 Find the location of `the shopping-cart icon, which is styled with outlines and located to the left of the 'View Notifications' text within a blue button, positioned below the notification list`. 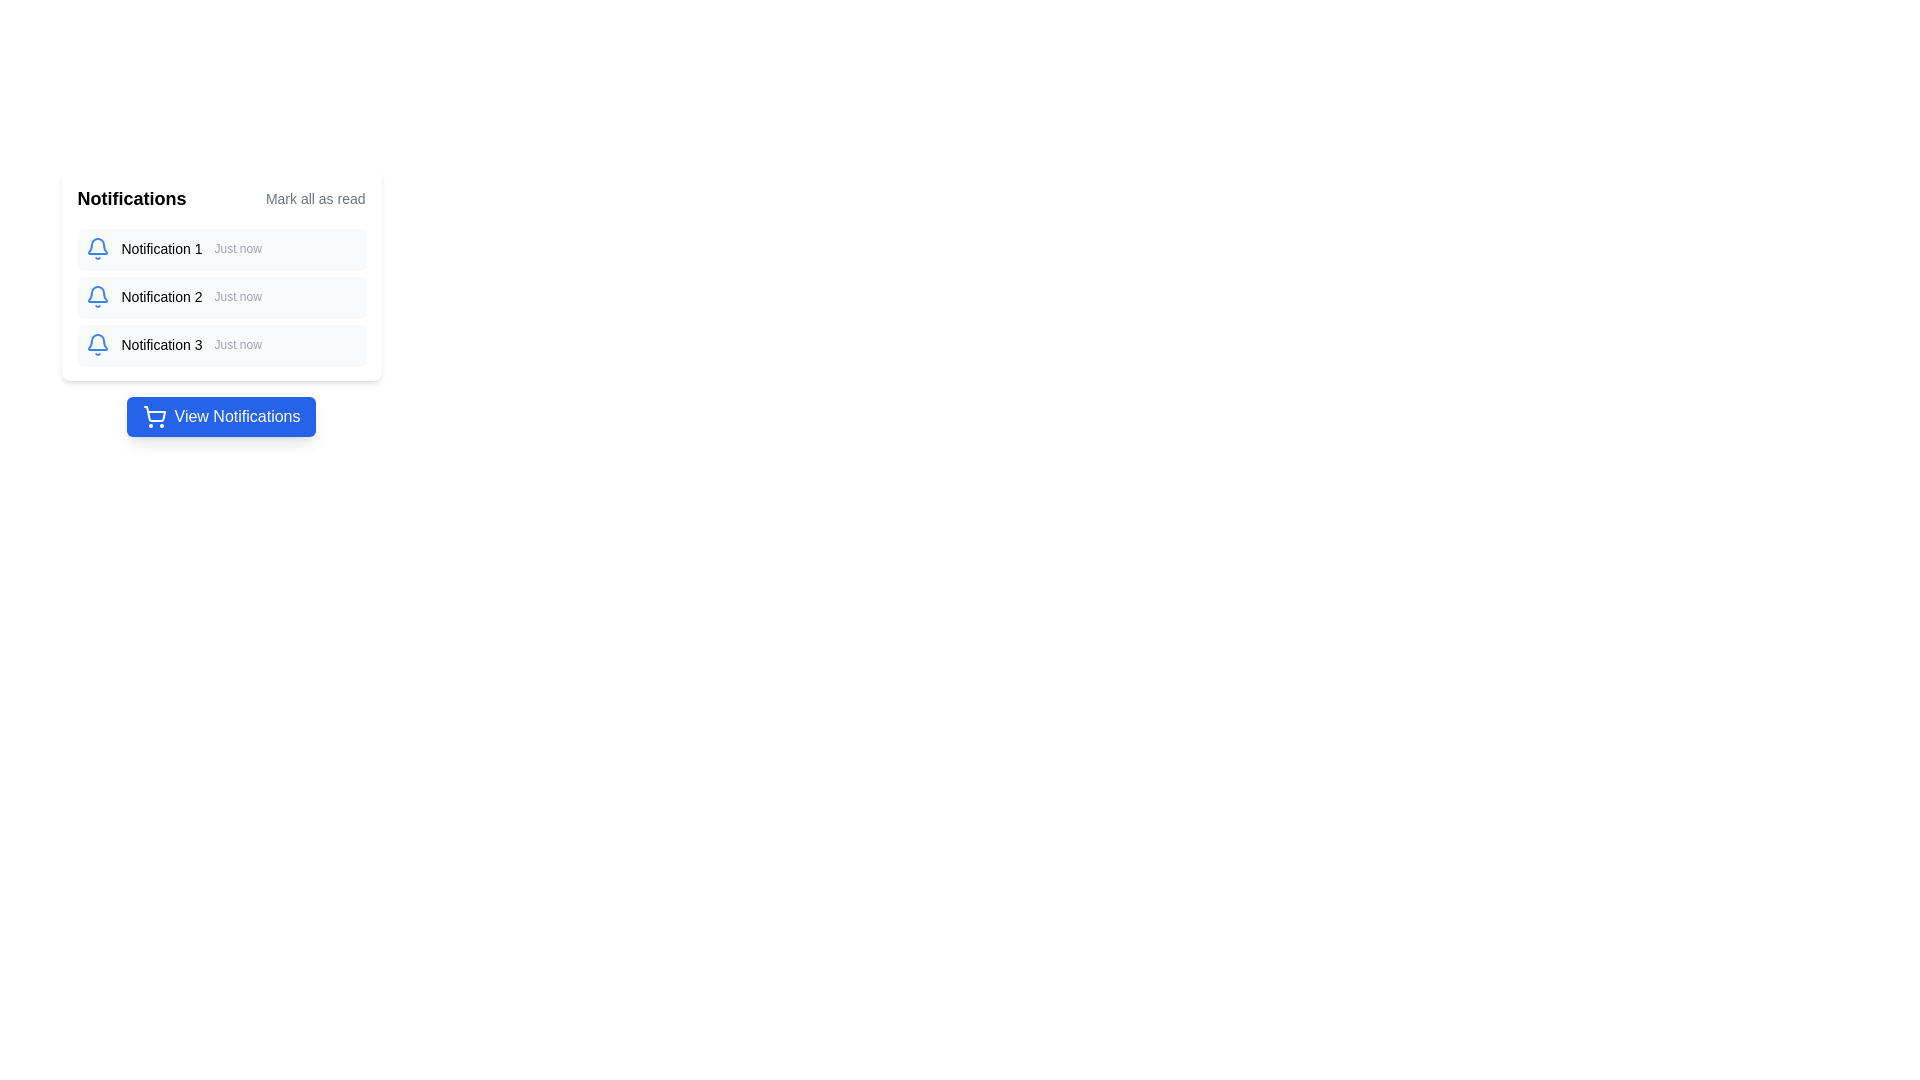

the shopping-cart icon, which is styled with outlines and located to the left of the 'View Notifications' text within a blue button, positioned below the notification list is located at coordinates (153, 415).